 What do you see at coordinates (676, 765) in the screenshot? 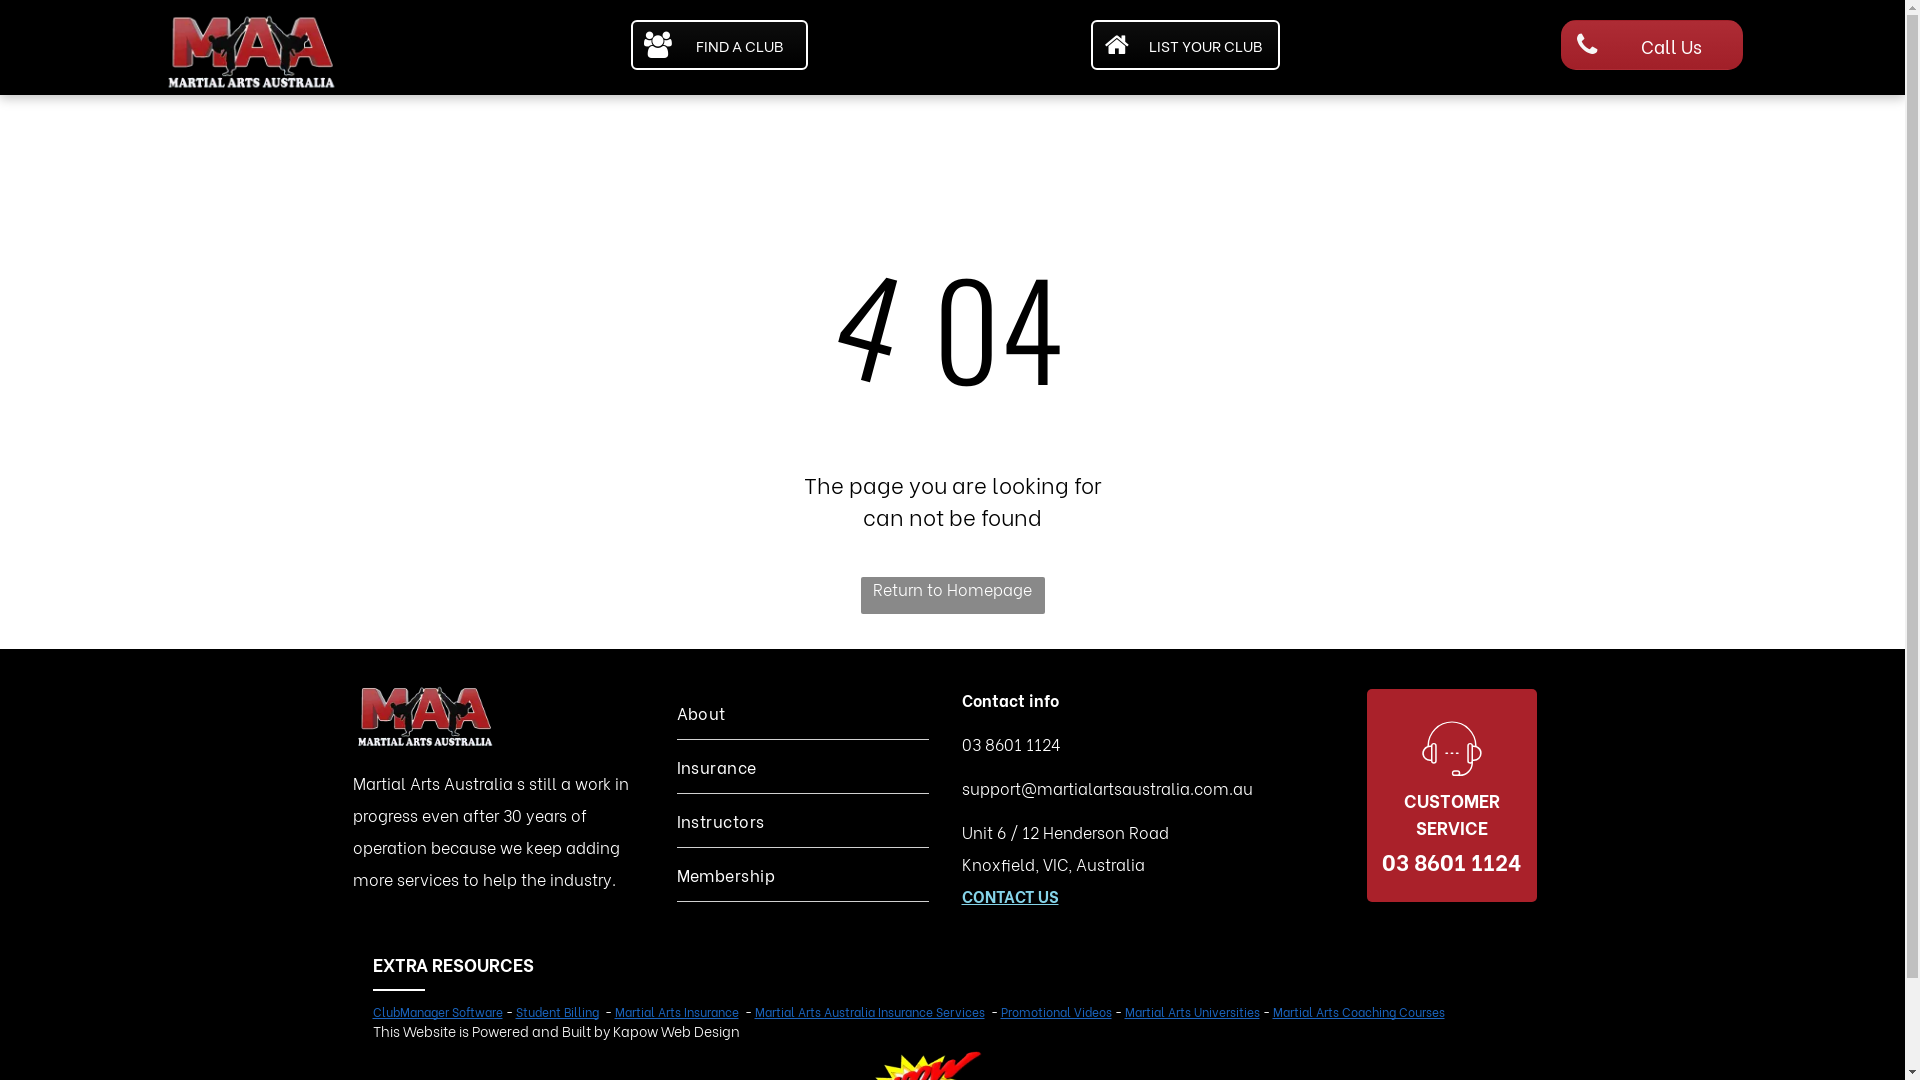
I see `'Insurance'` at bounding box center [676, 765].